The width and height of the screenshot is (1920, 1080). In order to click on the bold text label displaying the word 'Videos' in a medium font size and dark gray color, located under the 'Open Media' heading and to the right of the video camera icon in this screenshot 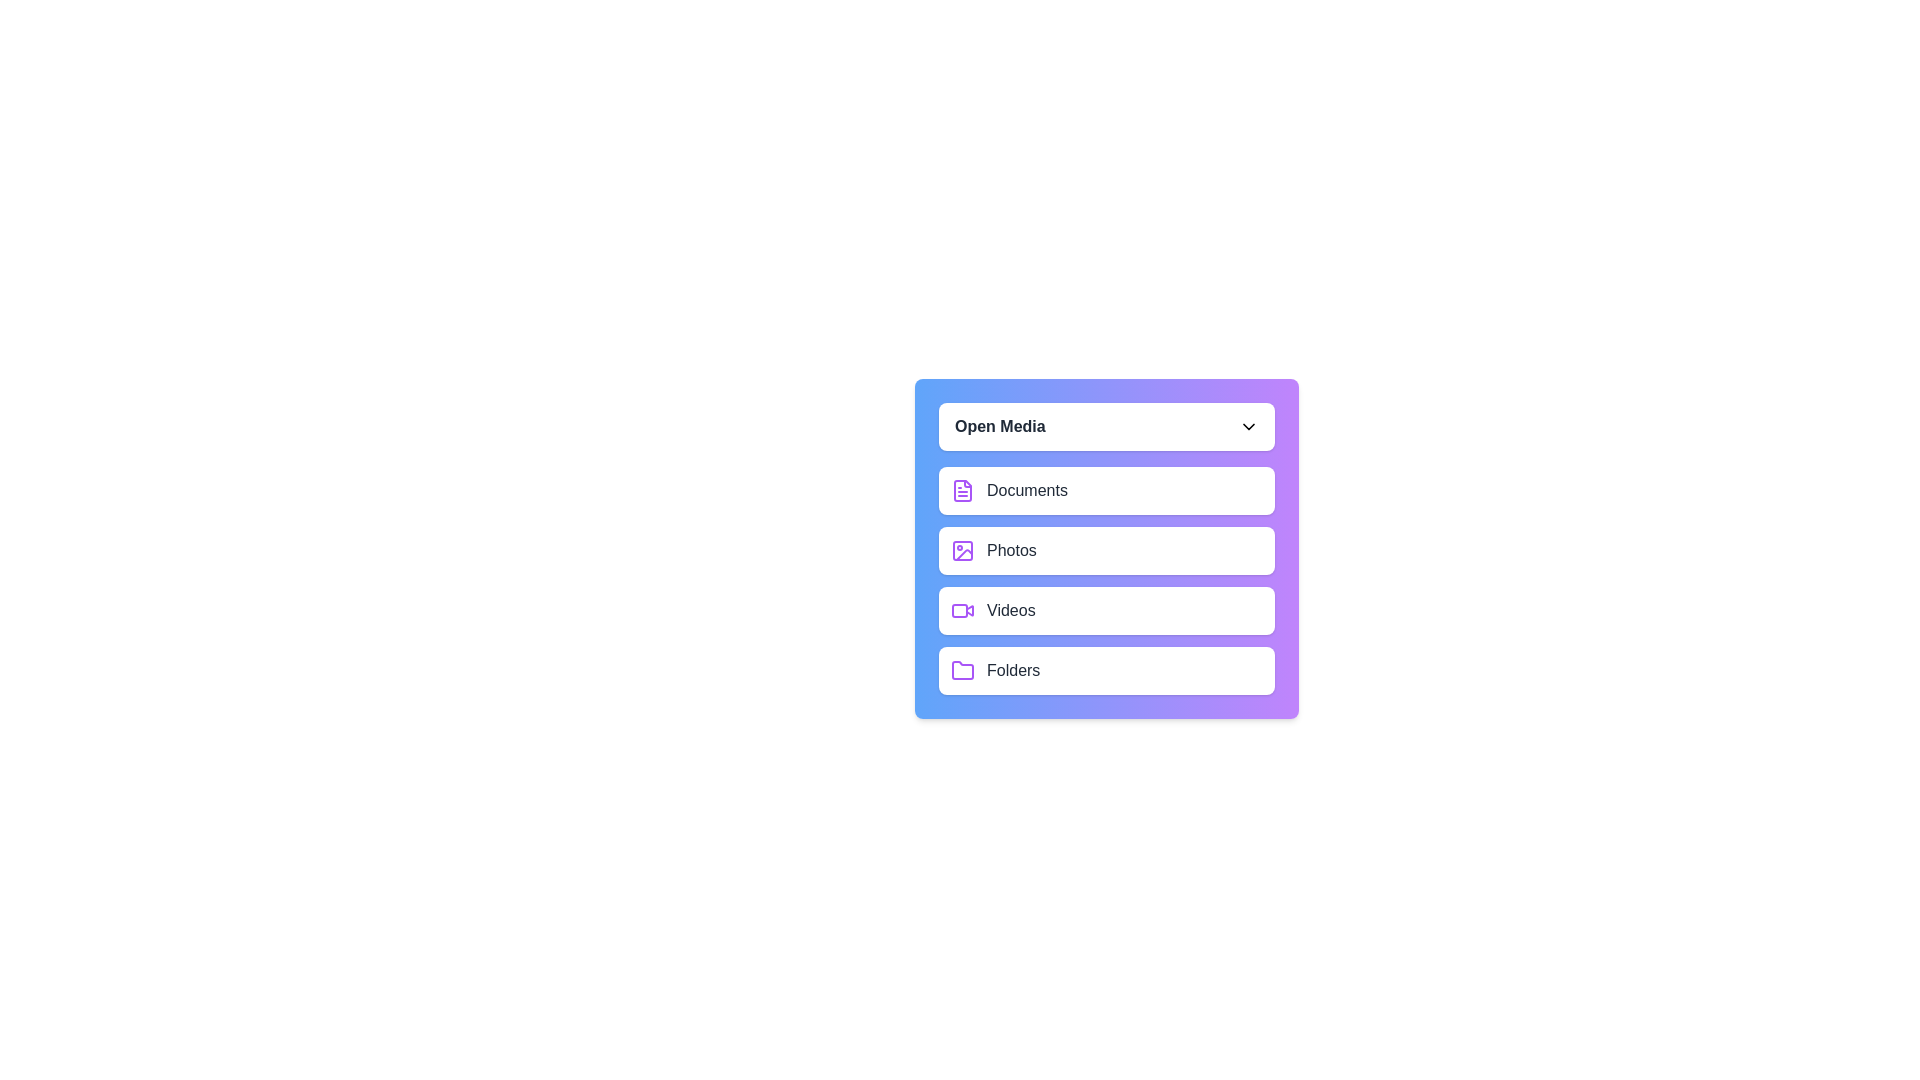, I will do `click(1011, 609)`.